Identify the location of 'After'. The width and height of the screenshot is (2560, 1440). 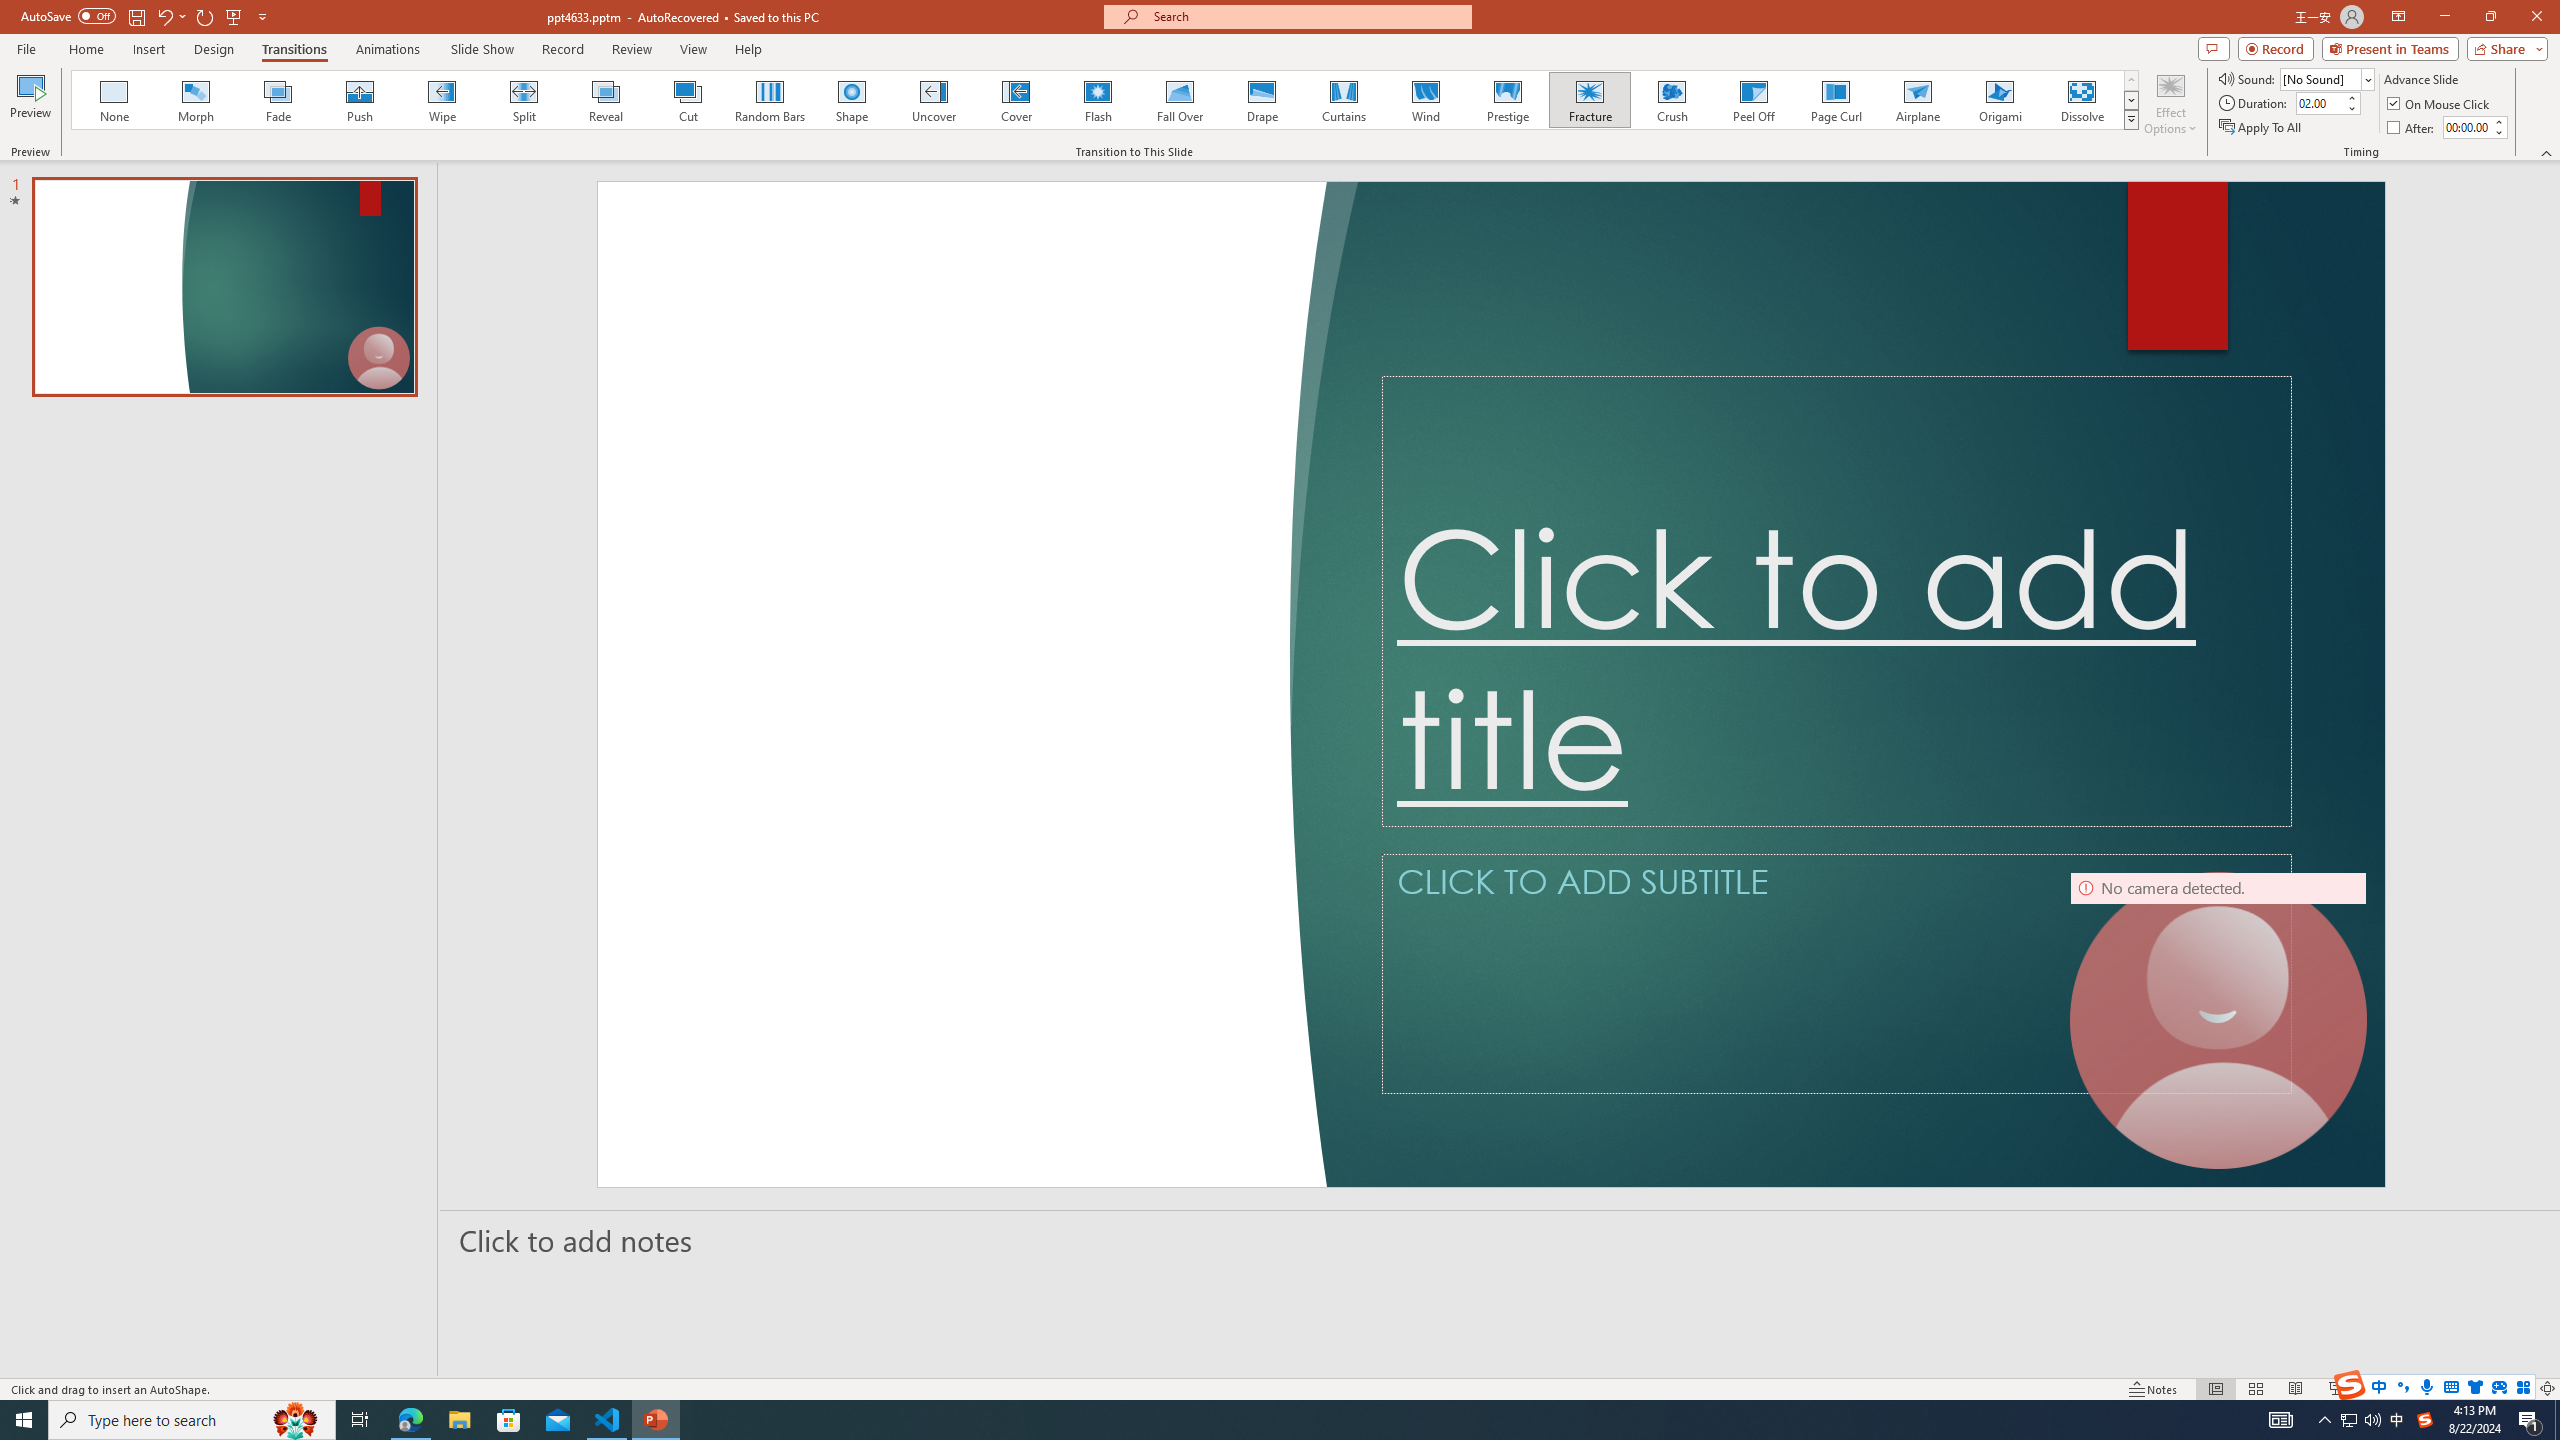
(2466, 126).